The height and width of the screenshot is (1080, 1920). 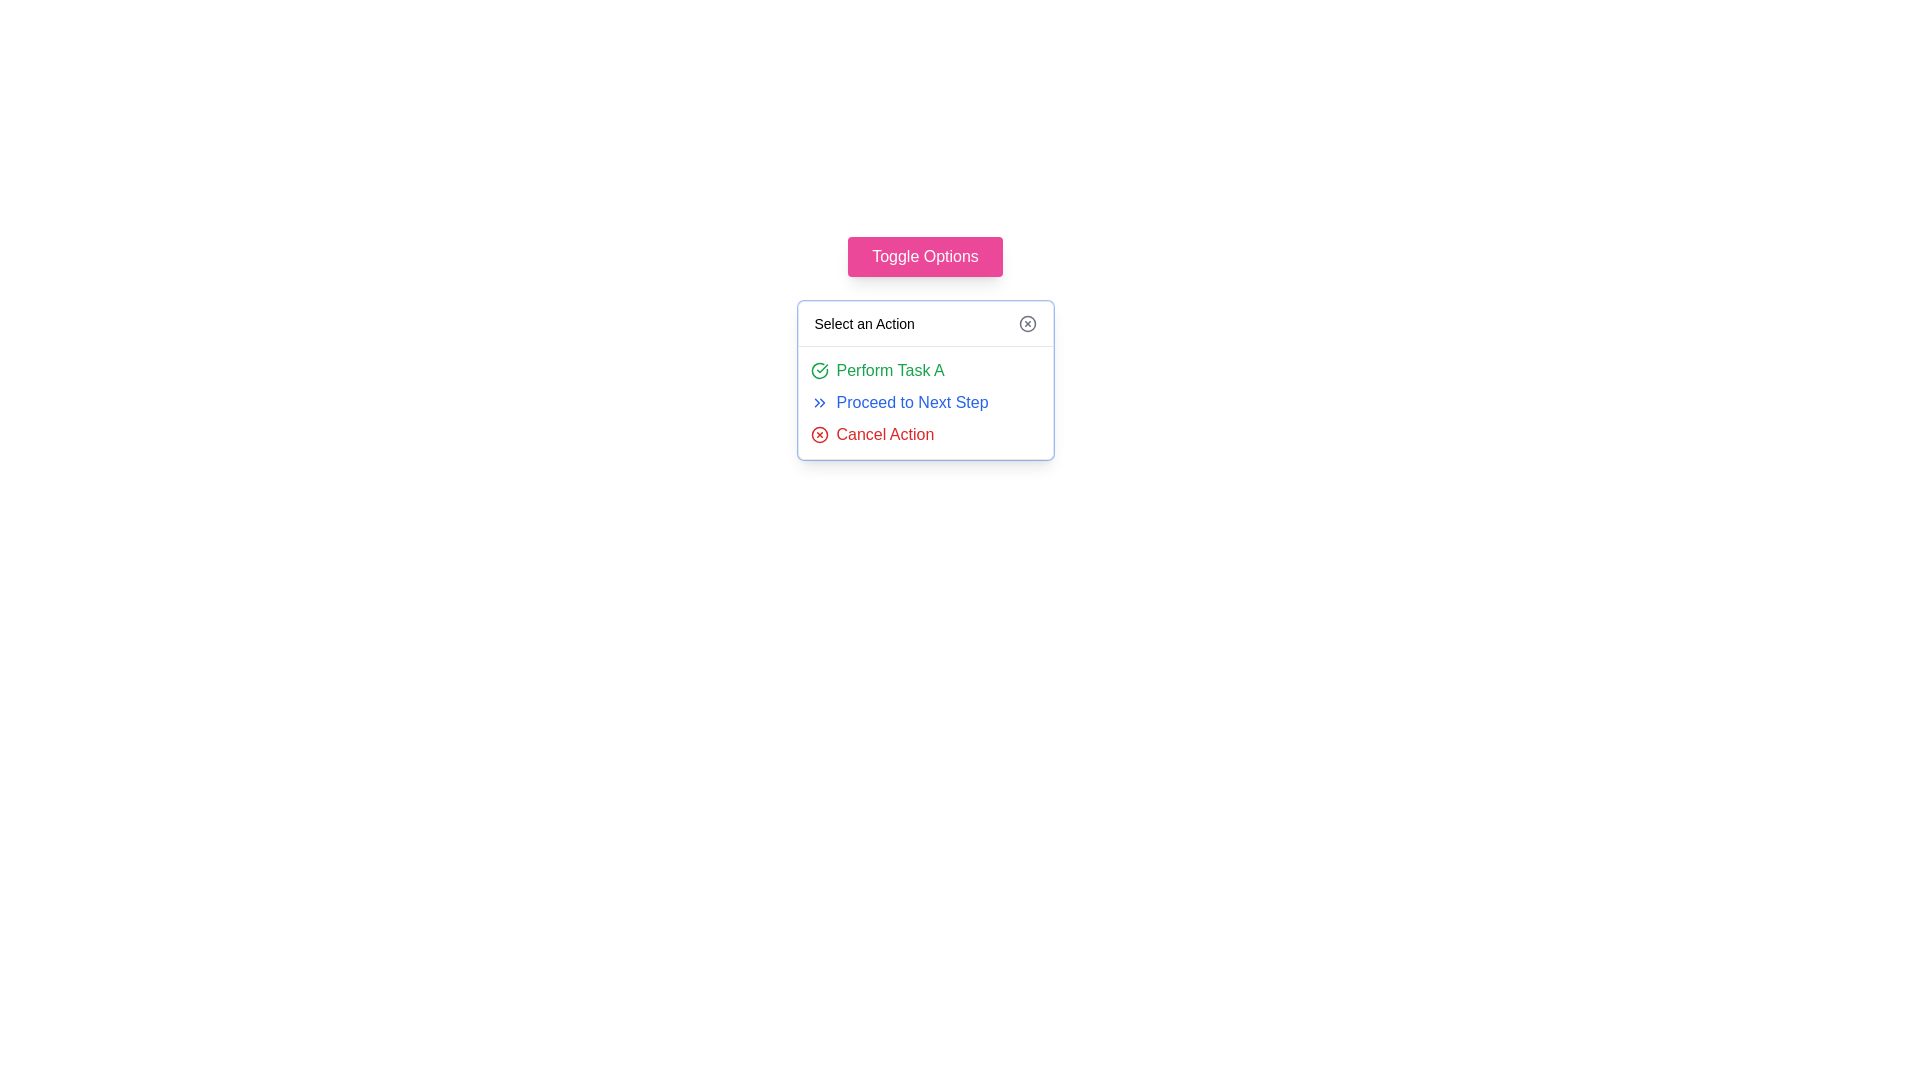 I want to click on the icon that serves as an indicator or navigational aid located to the left of the 'Proceed to Next Step' text in the dropdown menu below the 'Toggle Options' button, so click(x=819, y=402).